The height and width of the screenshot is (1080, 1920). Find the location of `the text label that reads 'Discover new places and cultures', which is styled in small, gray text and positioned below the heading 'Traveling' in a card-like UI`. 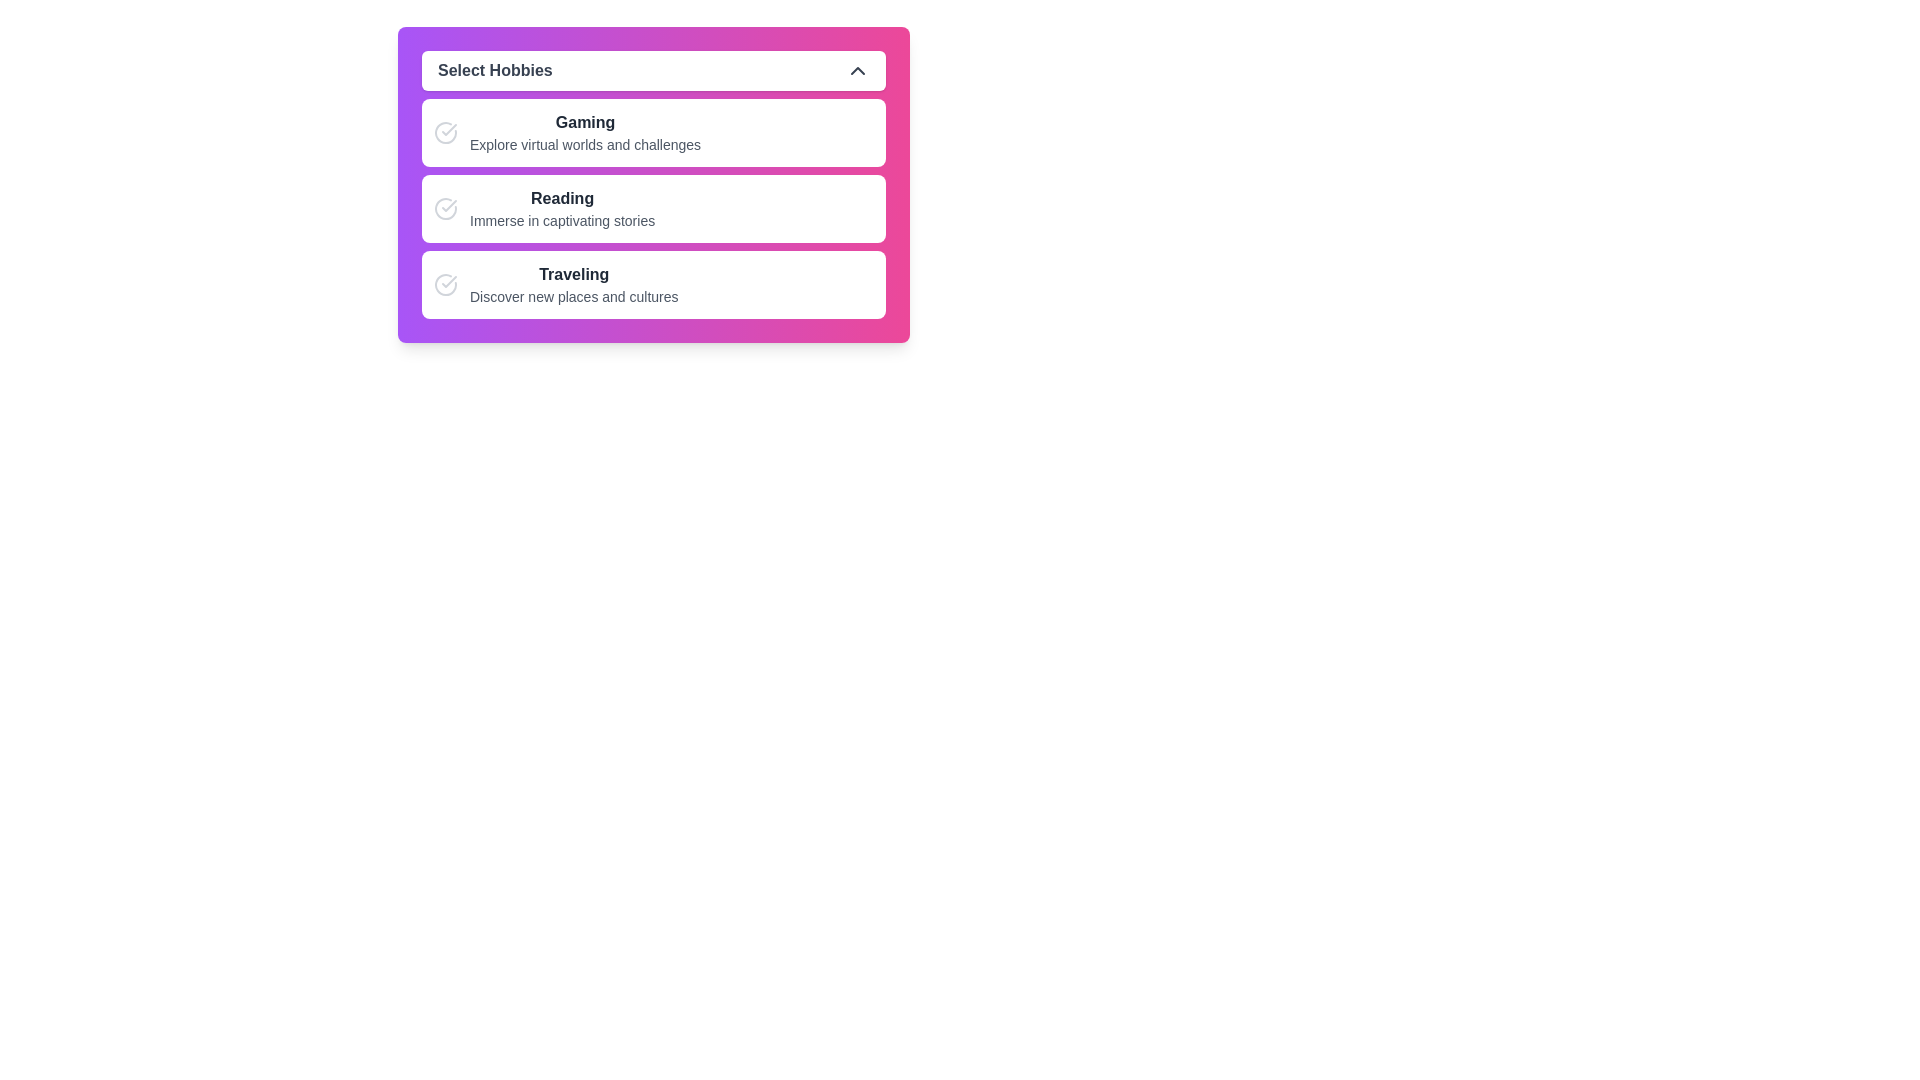

the text label that reads 'Discover new places and cultures', which is styled in small, gray text and positioned below the heading 'Traveling' in a card-like UI is located at coordinates (573, 297).